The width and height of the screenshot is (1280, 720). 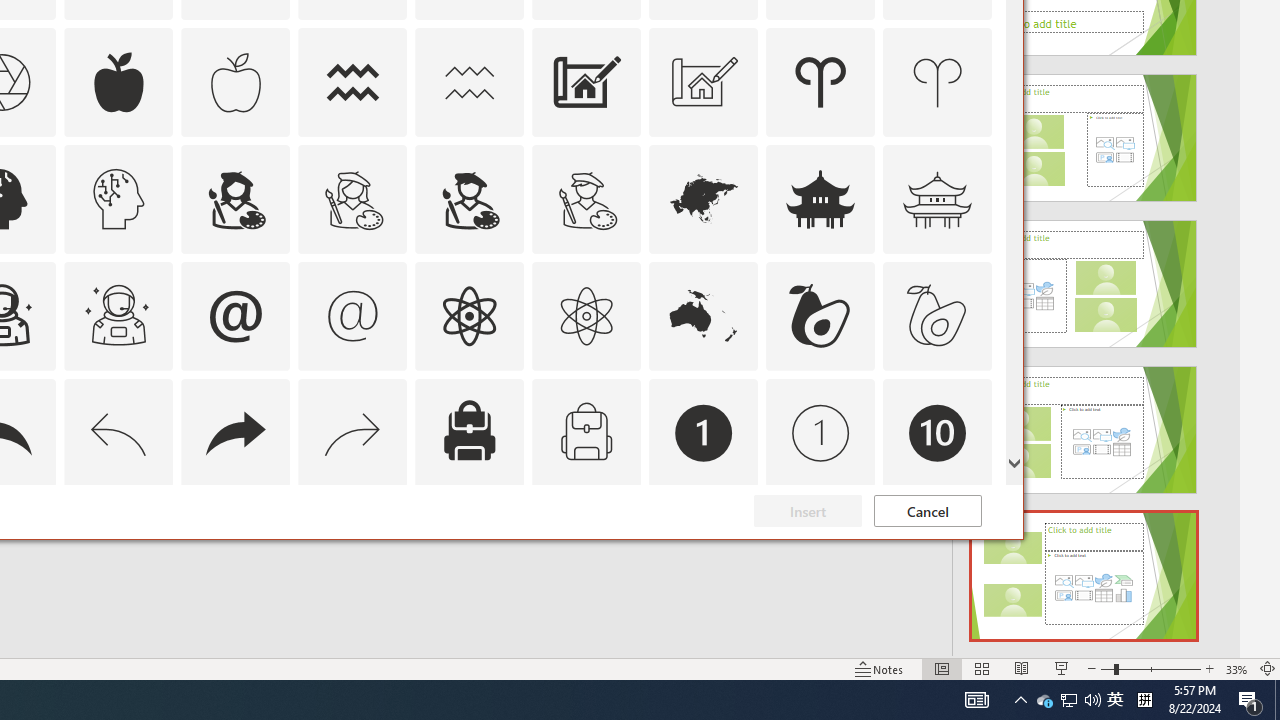 What do you see at coordinates (704, 431) in the screenshot?
I see `'AutomationID: Icons_Badge1'` at bounding box center [704, 431].